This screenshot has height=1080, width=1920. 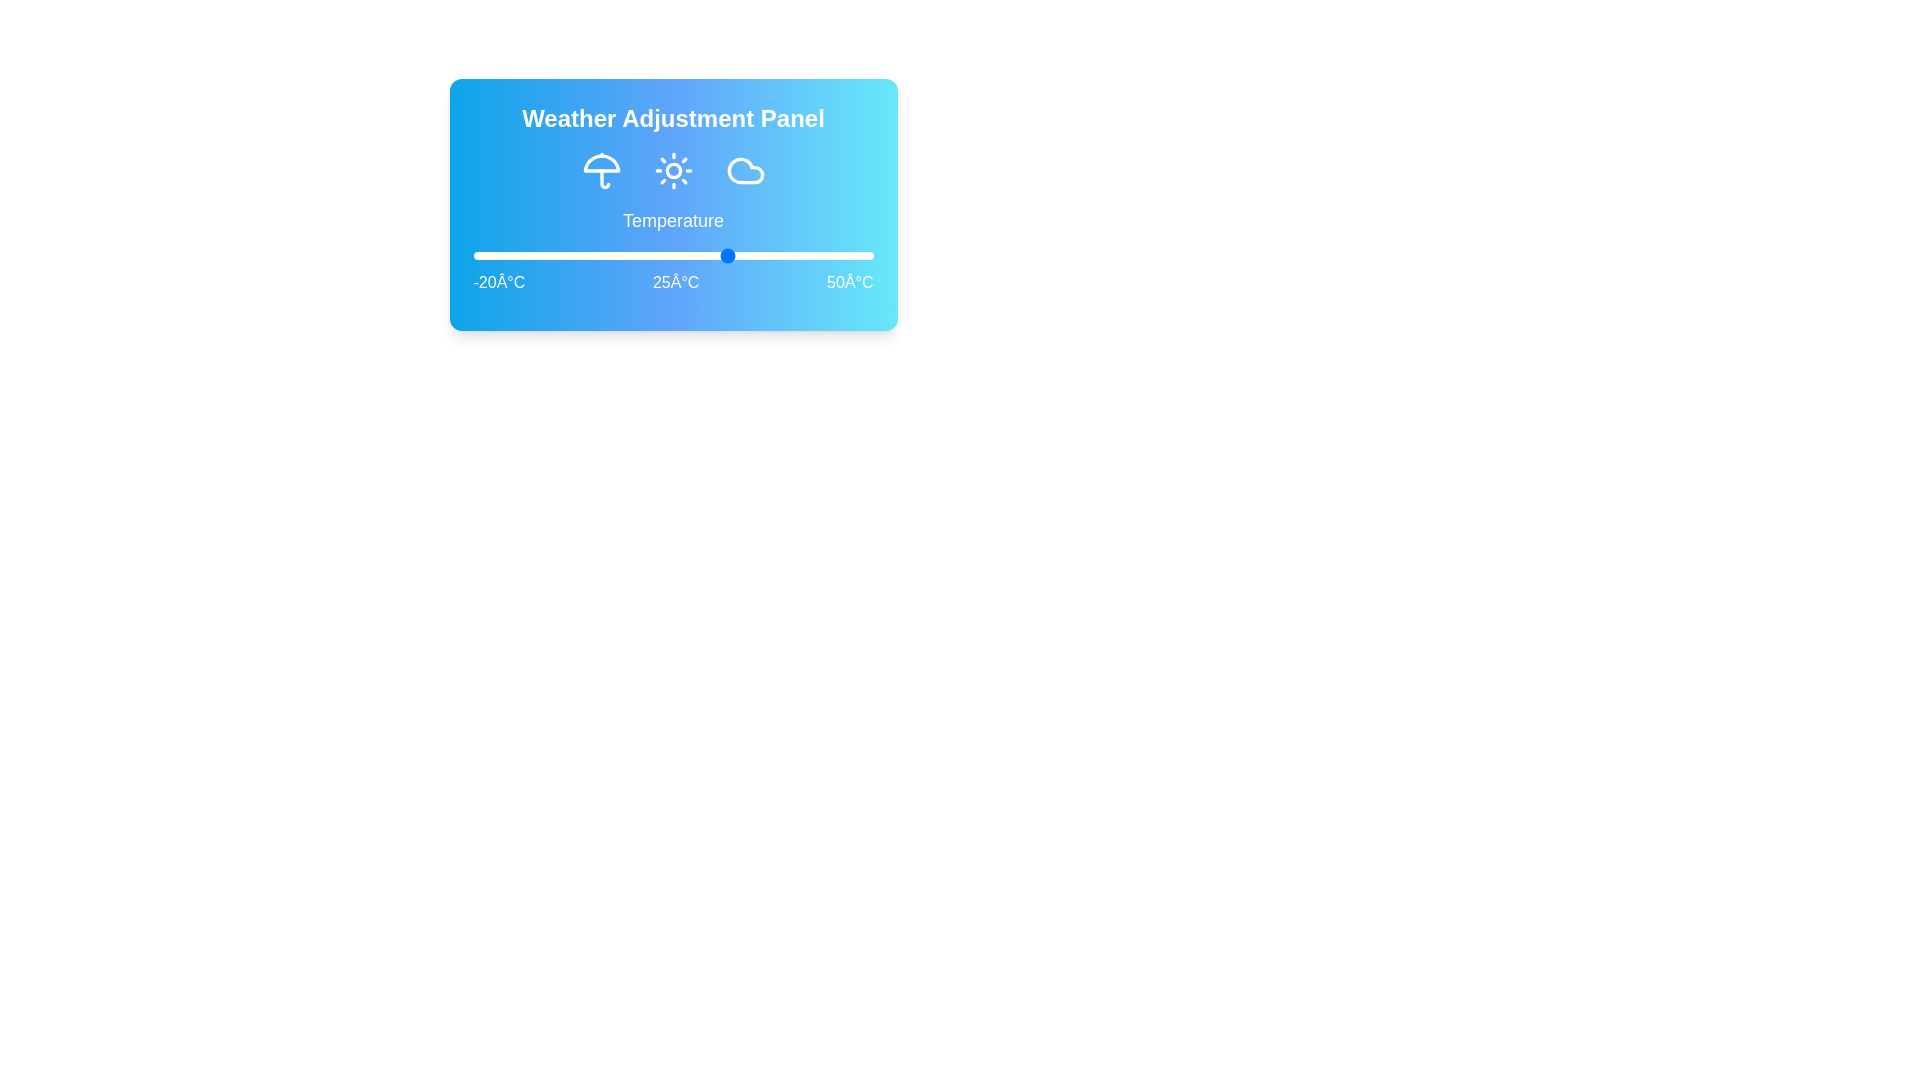 I want to click on the temperature slider to -9°C, so click(x=536, y=254).